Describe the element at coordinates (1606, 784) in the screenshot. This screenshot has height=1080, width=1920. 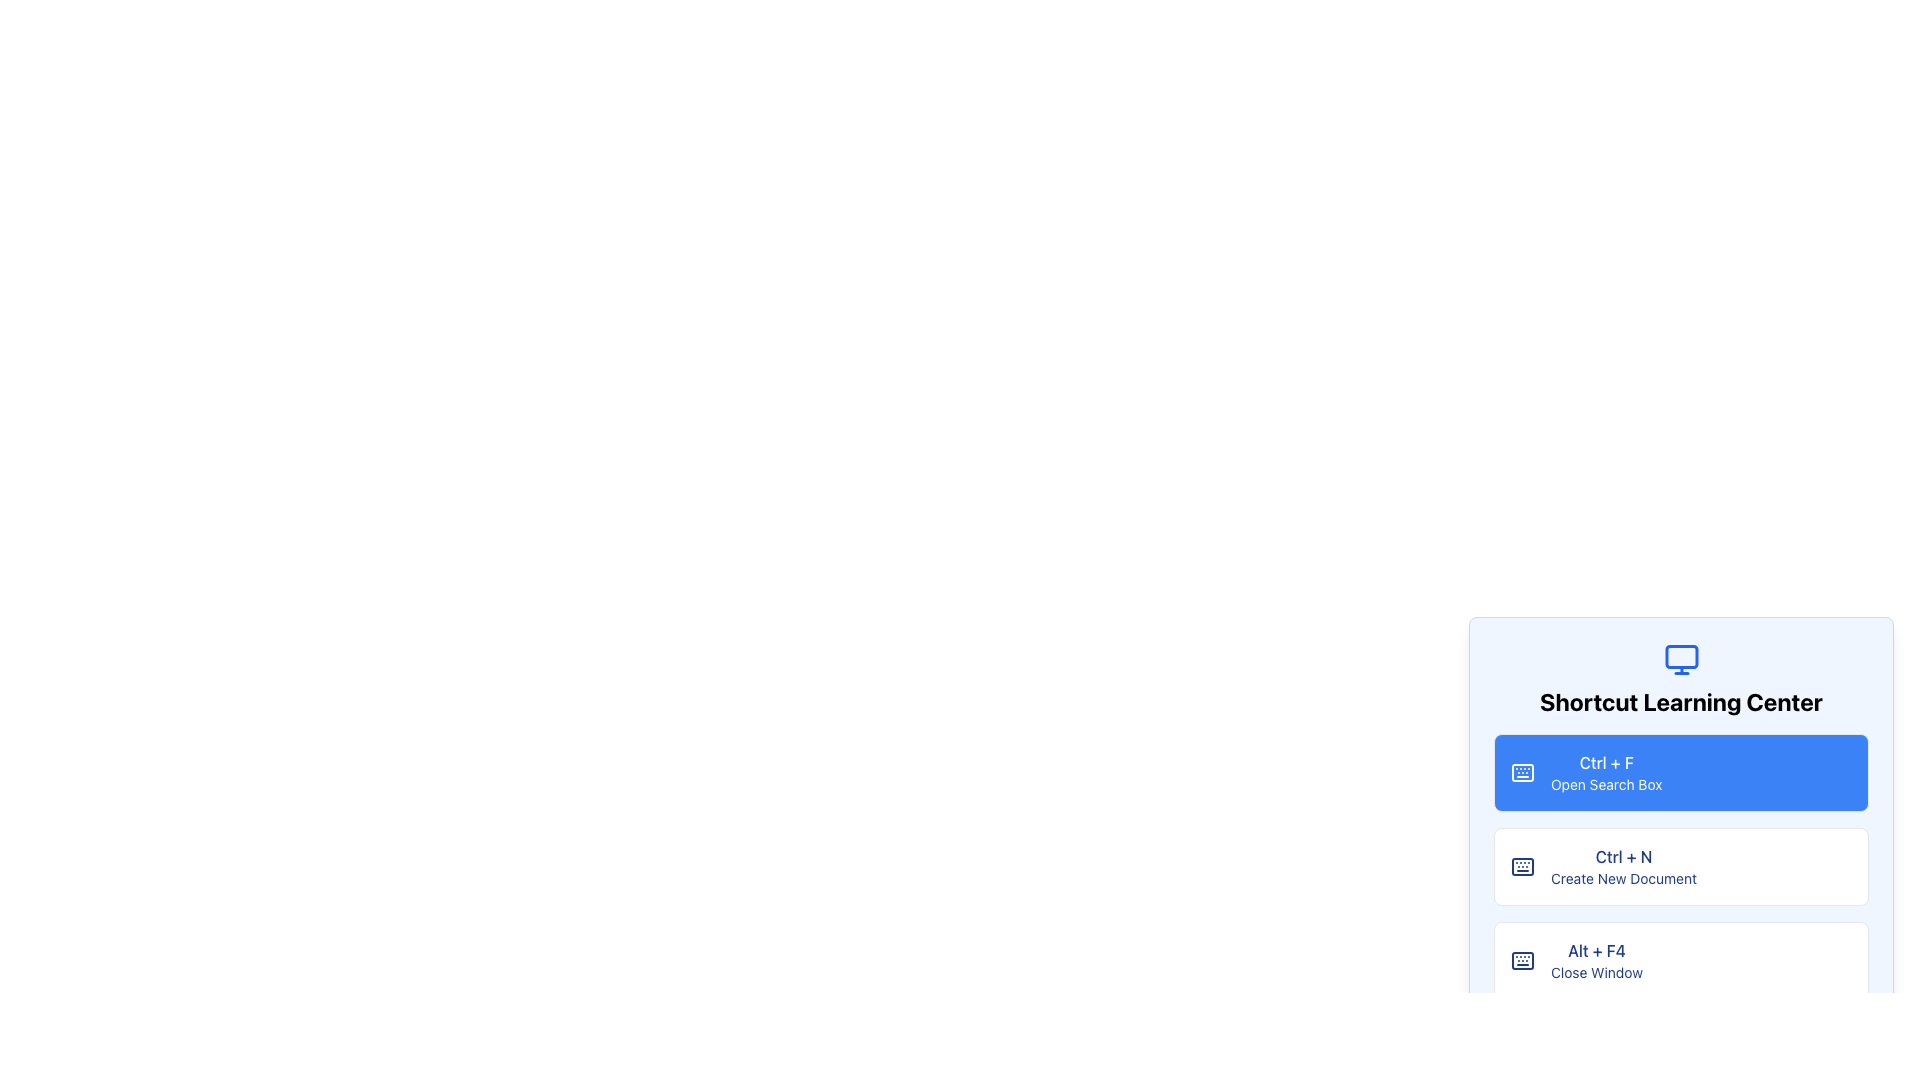
I see `the descriptive Text Label located directly below the 'Ctrl + F' keyboard shortcut within the blue highlighted box in the 'Shortcut Learning Center'` at that location.